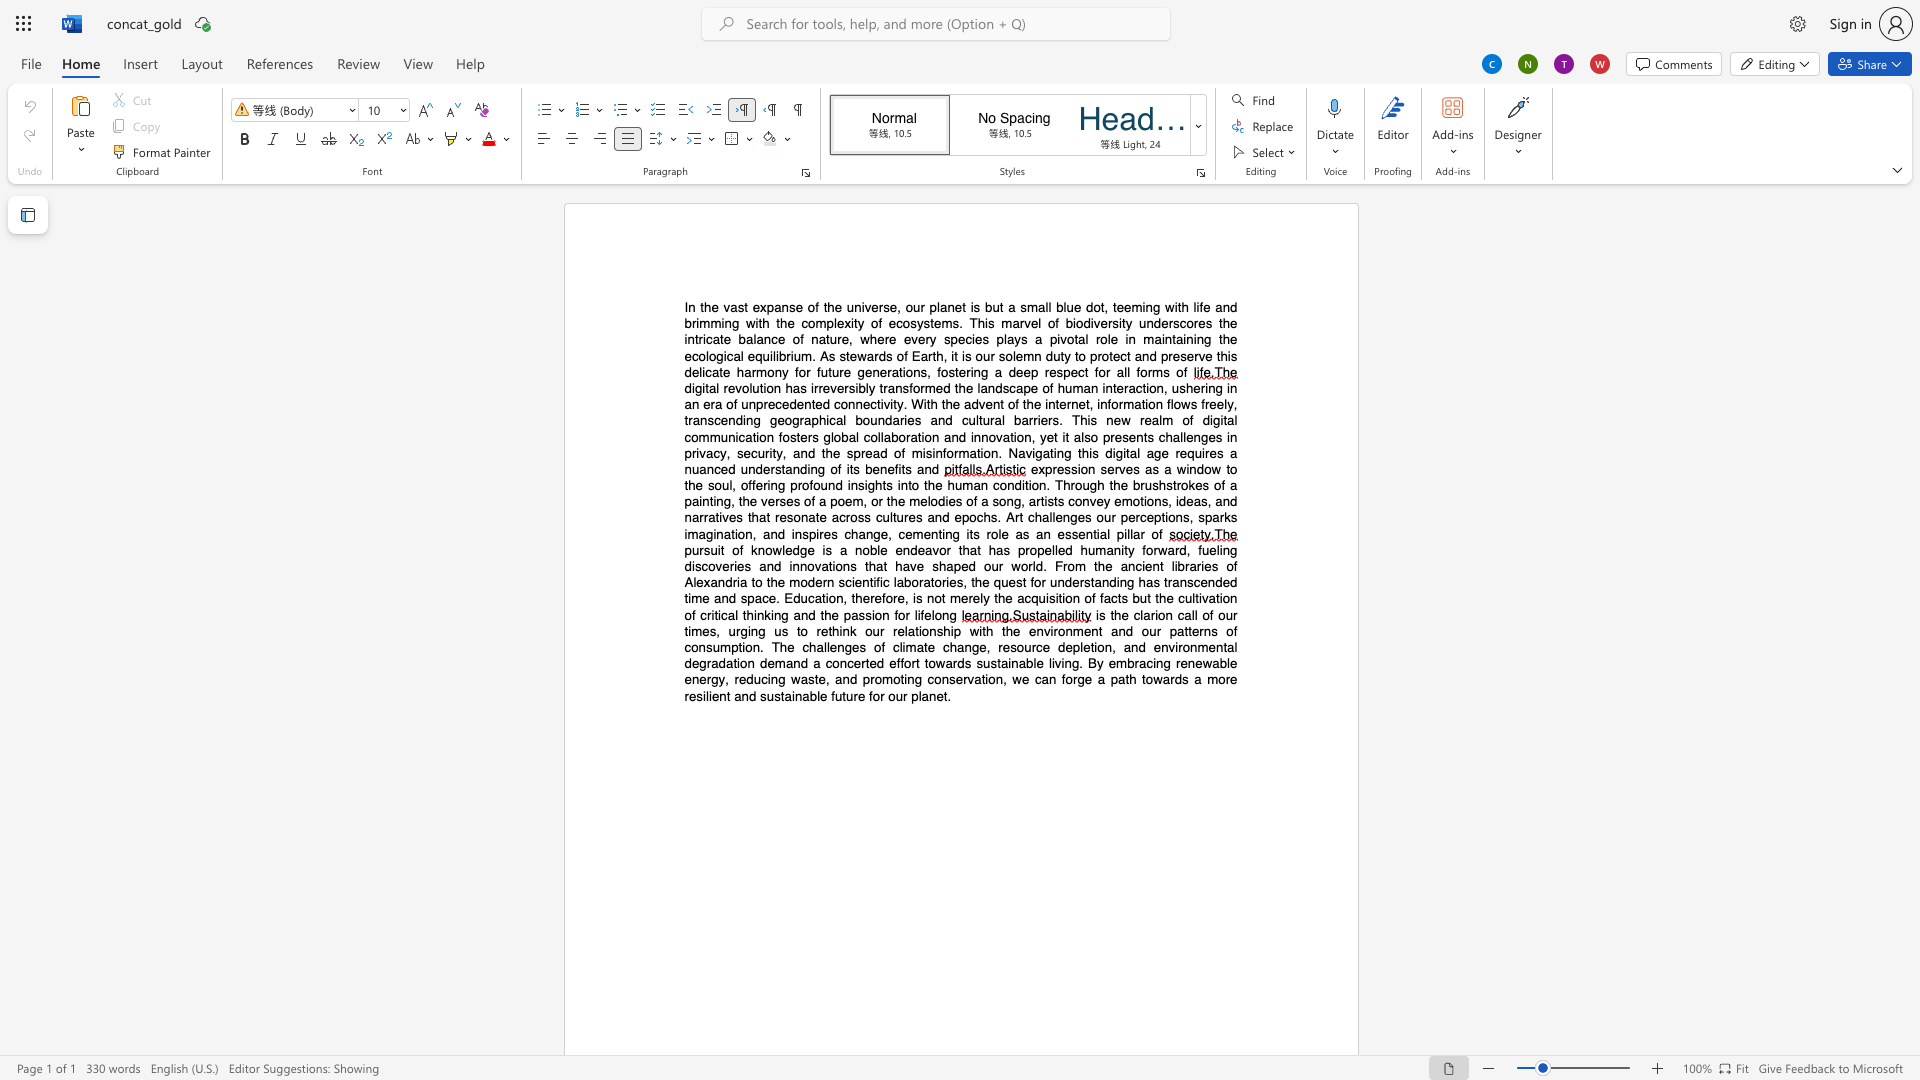 The image size is (1920, 1080). What do you see at coordinates (857, 435) in the screenshot?
I see `the 13th character "l" in the text` at bounding box center [857, 435].